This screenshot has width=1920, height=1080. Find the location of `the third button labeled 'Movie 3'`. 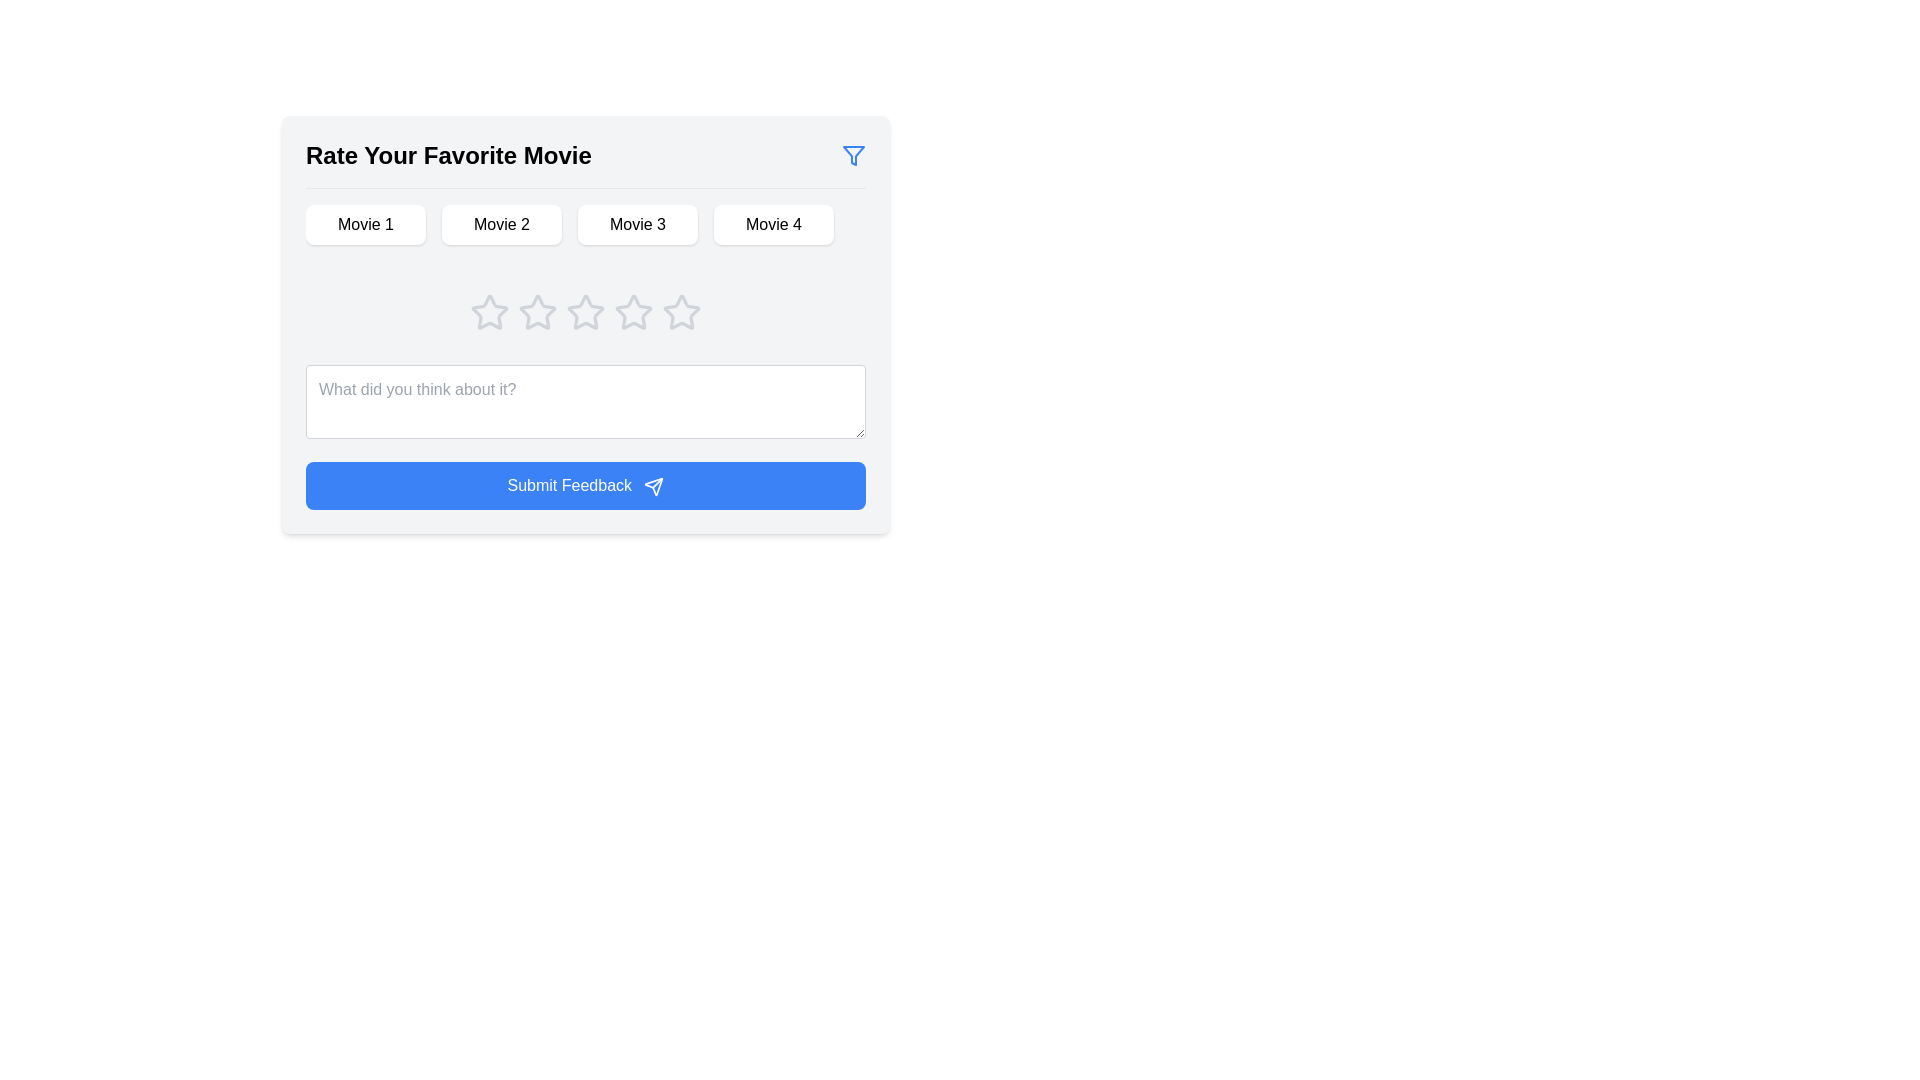

the third button labeled 'Movie 3' is located at coordinates (637, 224).